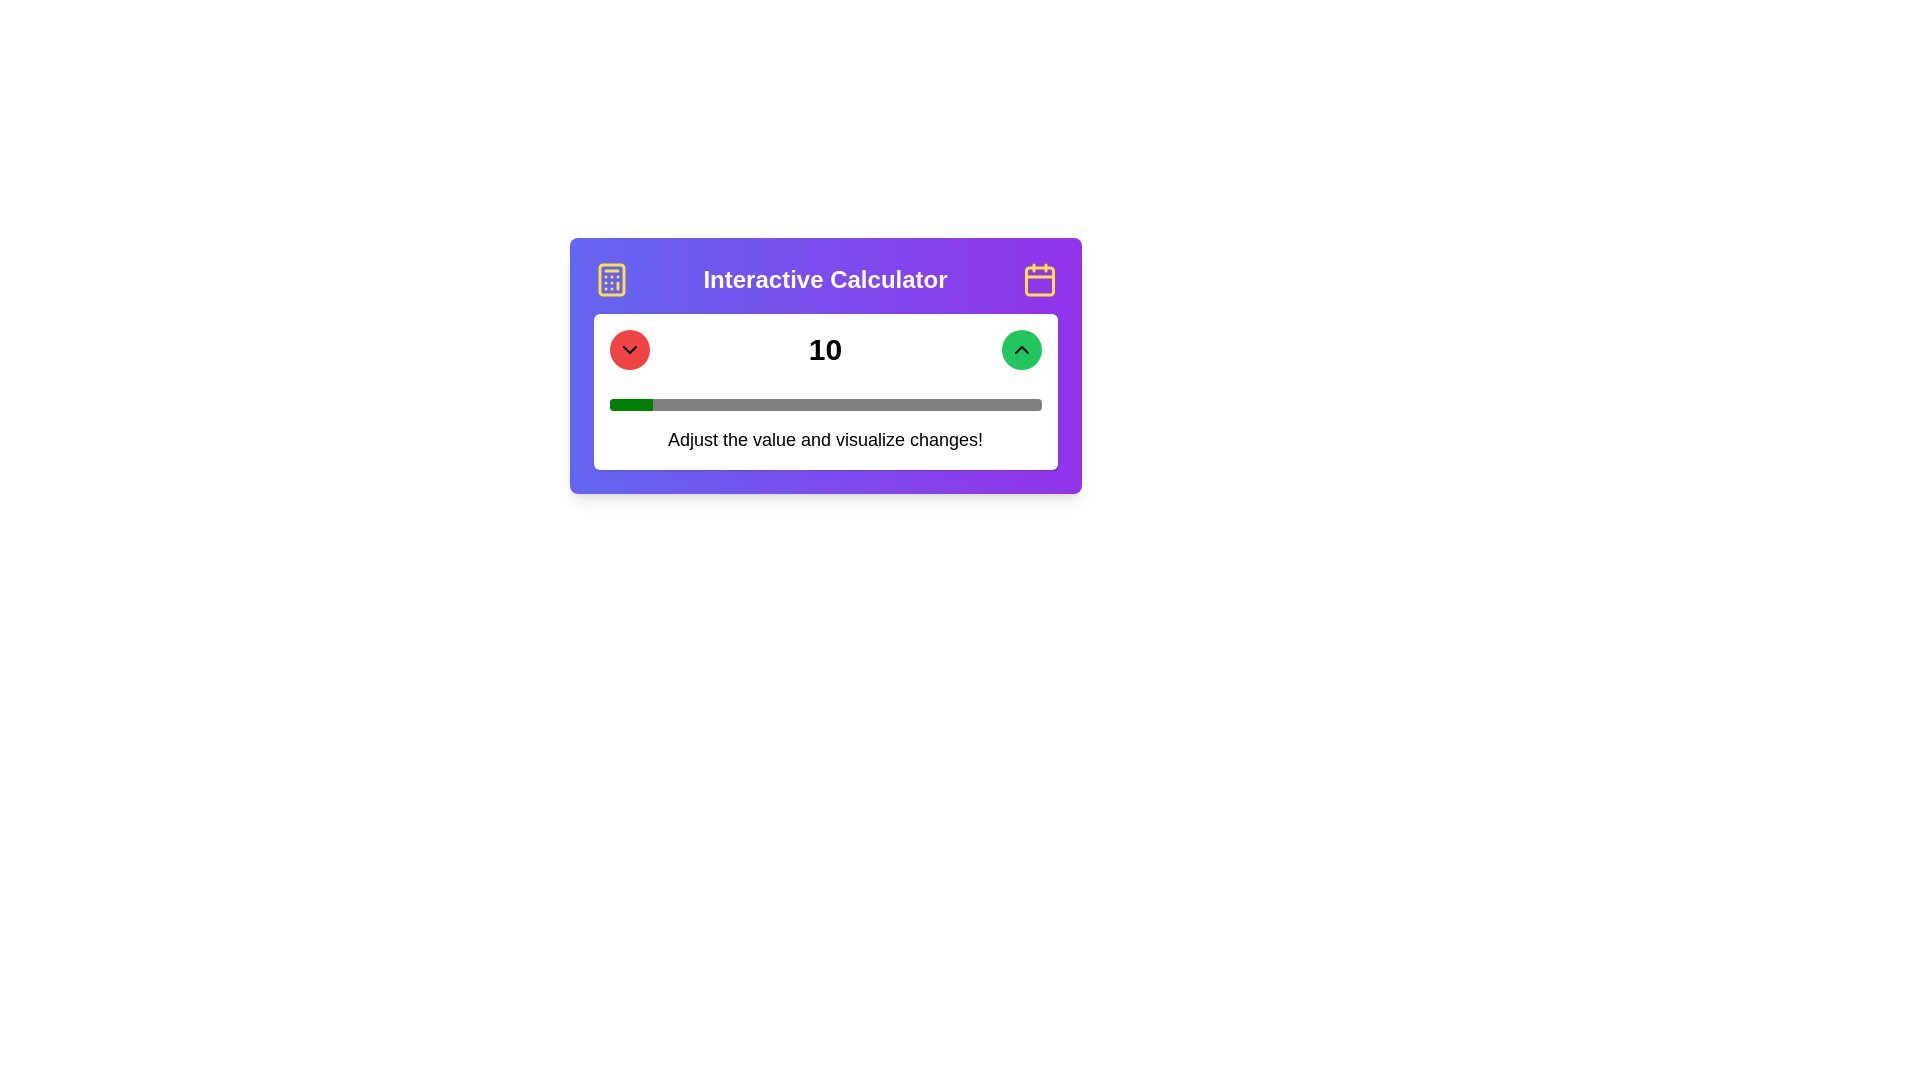 This screenshot has width=1920, height=1080. What do you see at coordinates (678, 405) in the screenshot?
I see `the slider value` at bounding box center [678, 405].